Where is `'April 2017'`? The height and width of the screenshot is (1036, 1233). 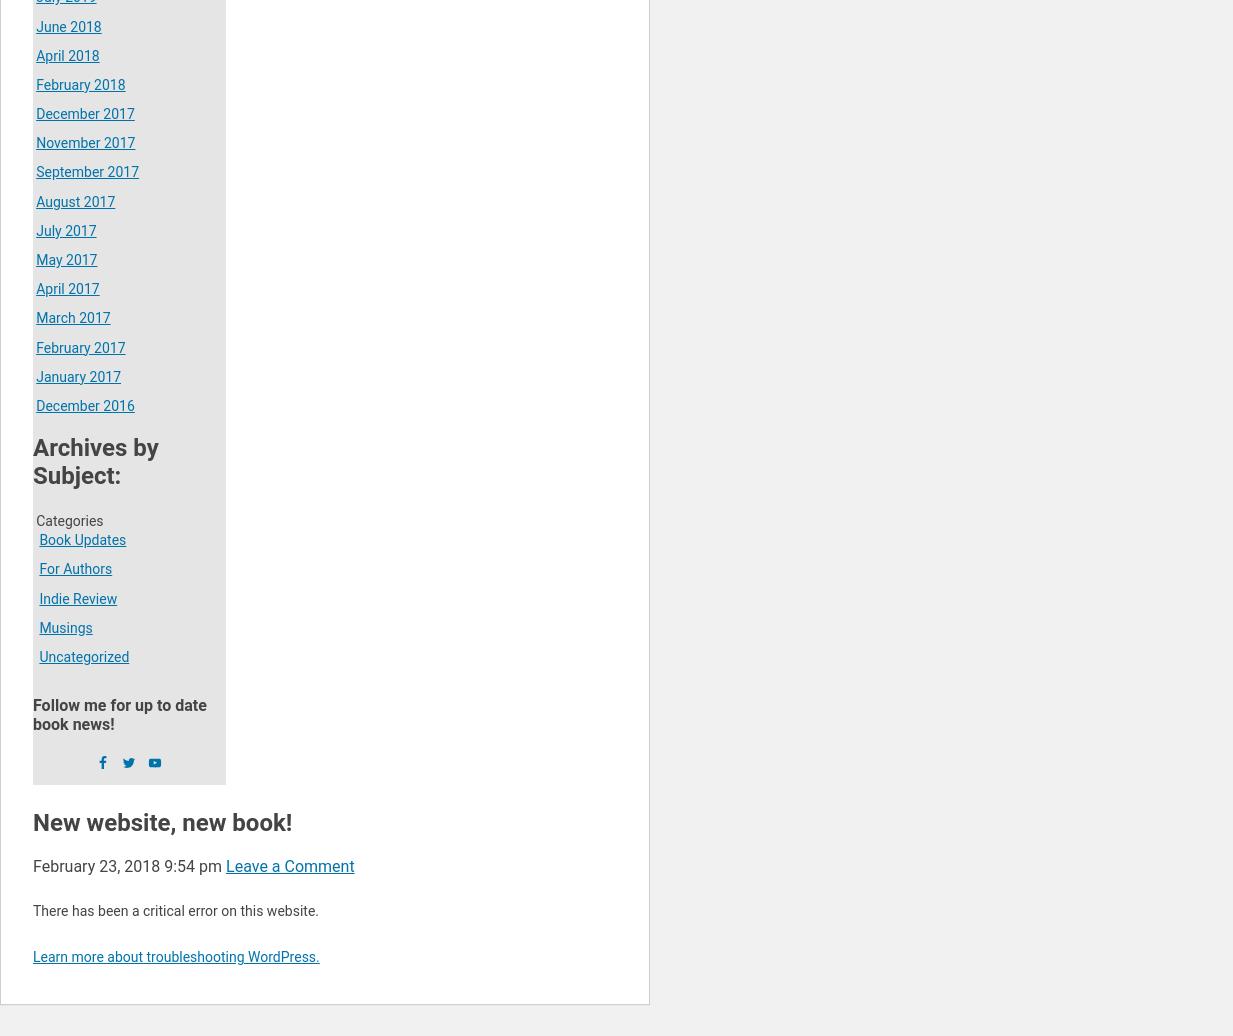
'April 2017' is located at coordinates (66, 289).